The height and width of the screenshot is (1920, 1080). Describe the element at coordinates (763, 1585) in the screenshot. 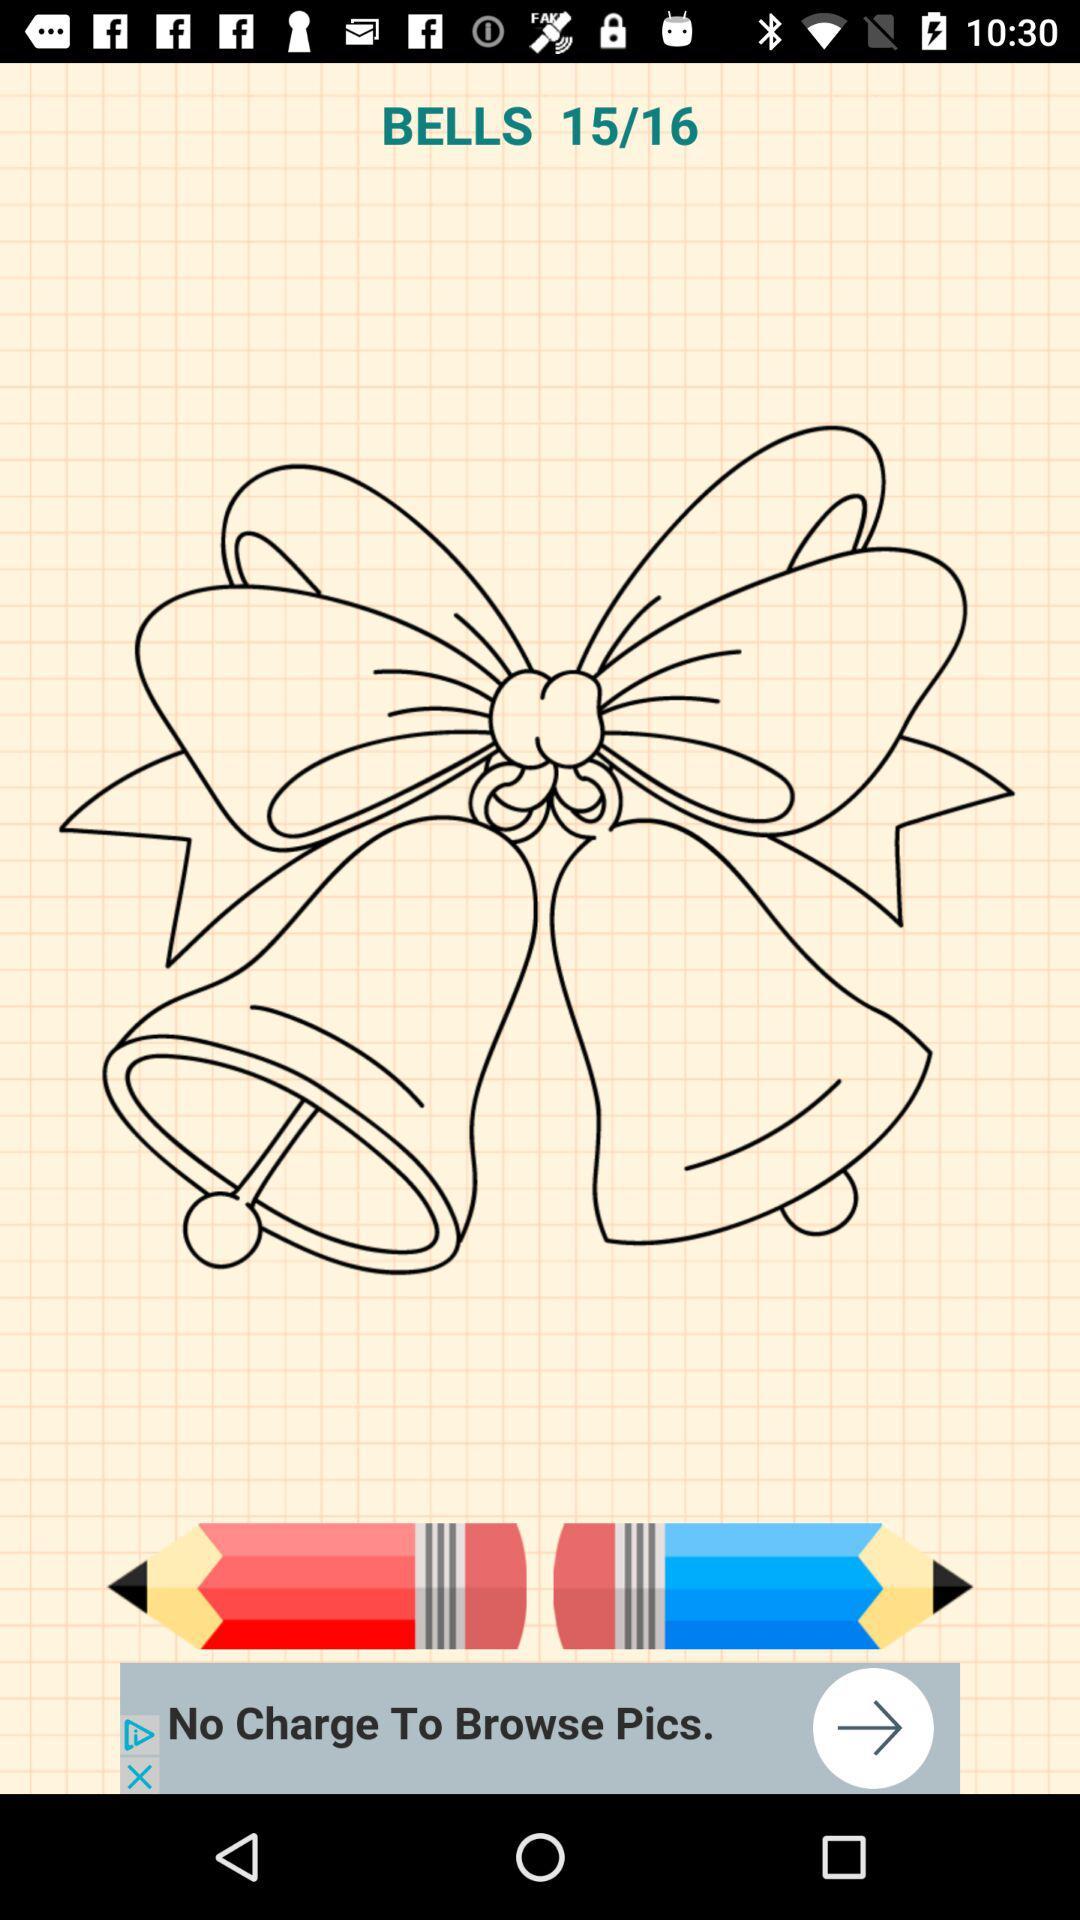

I see `wright` at that location.